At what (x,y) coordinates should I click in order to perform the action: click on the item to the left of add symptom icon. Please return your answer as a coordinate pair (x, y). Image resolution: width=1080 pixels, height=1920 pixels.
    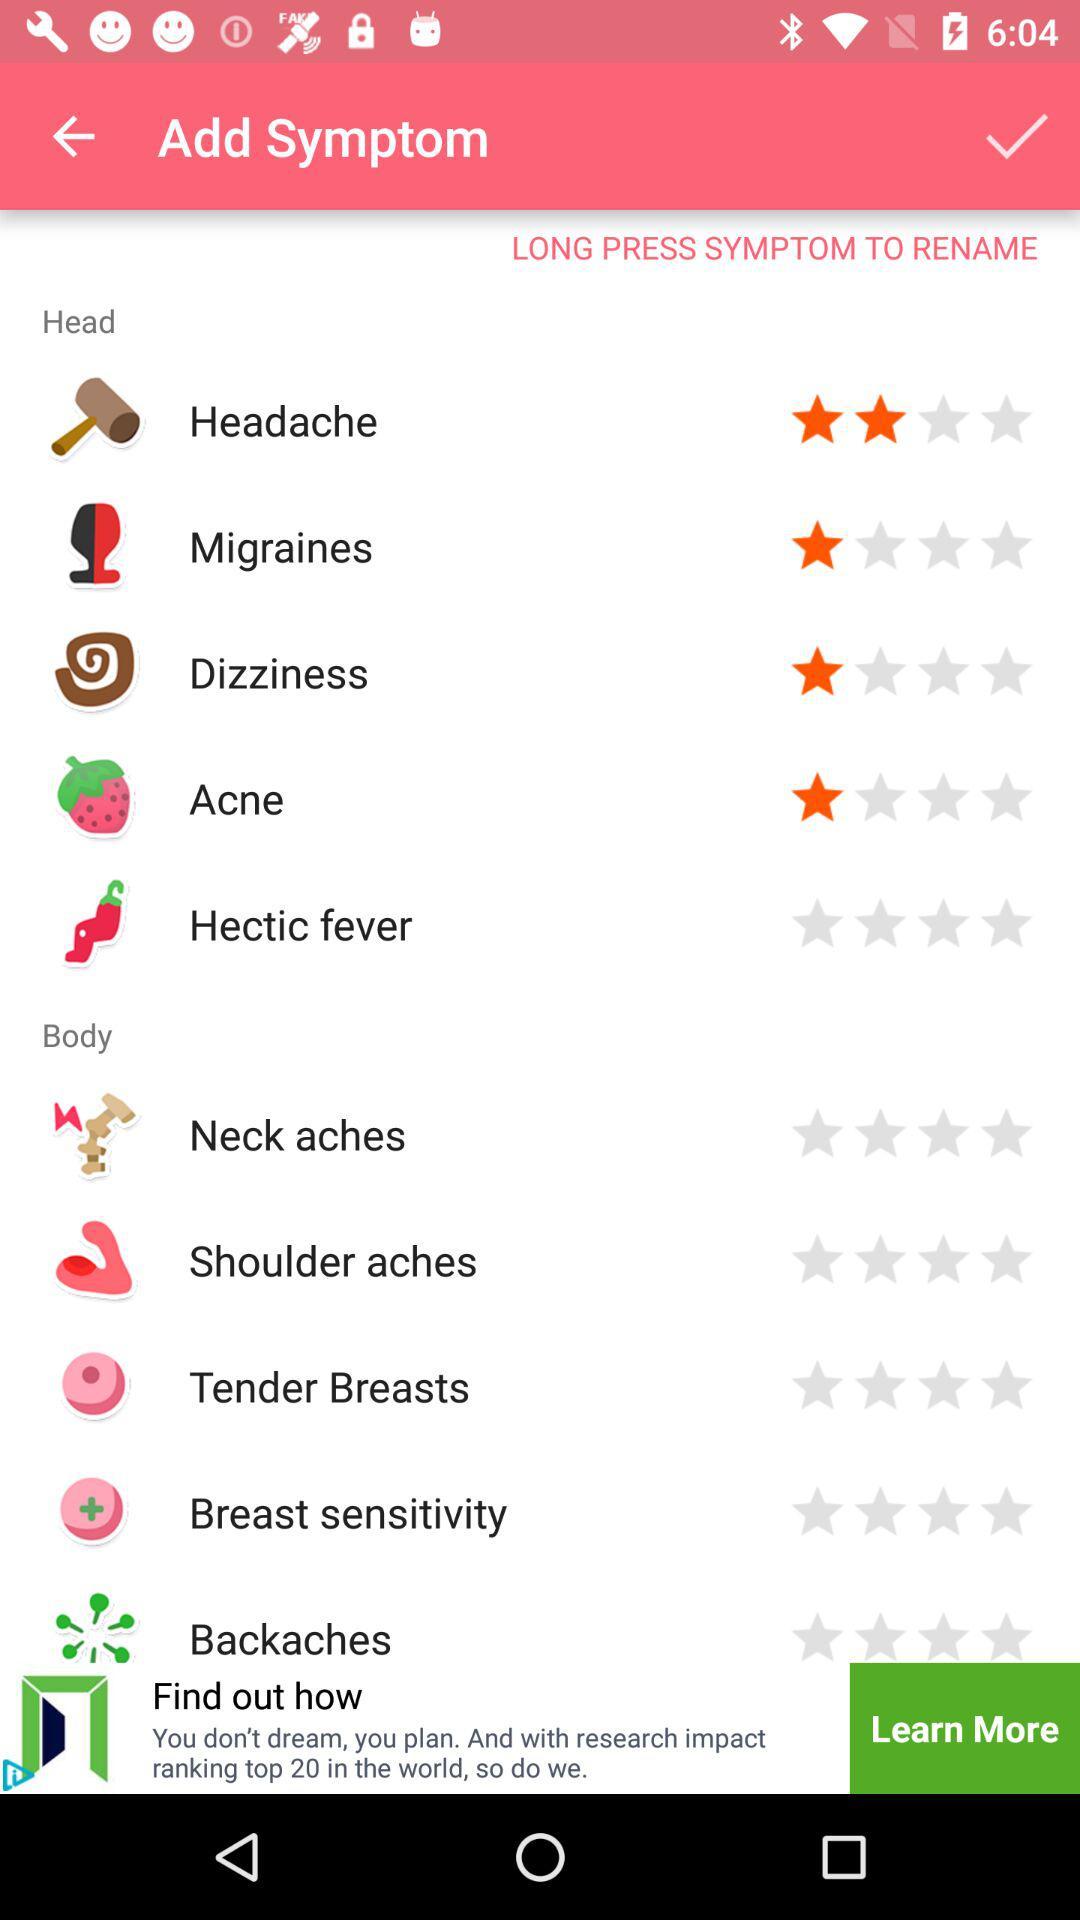
    Looking at the image, I should click on (72, 135).